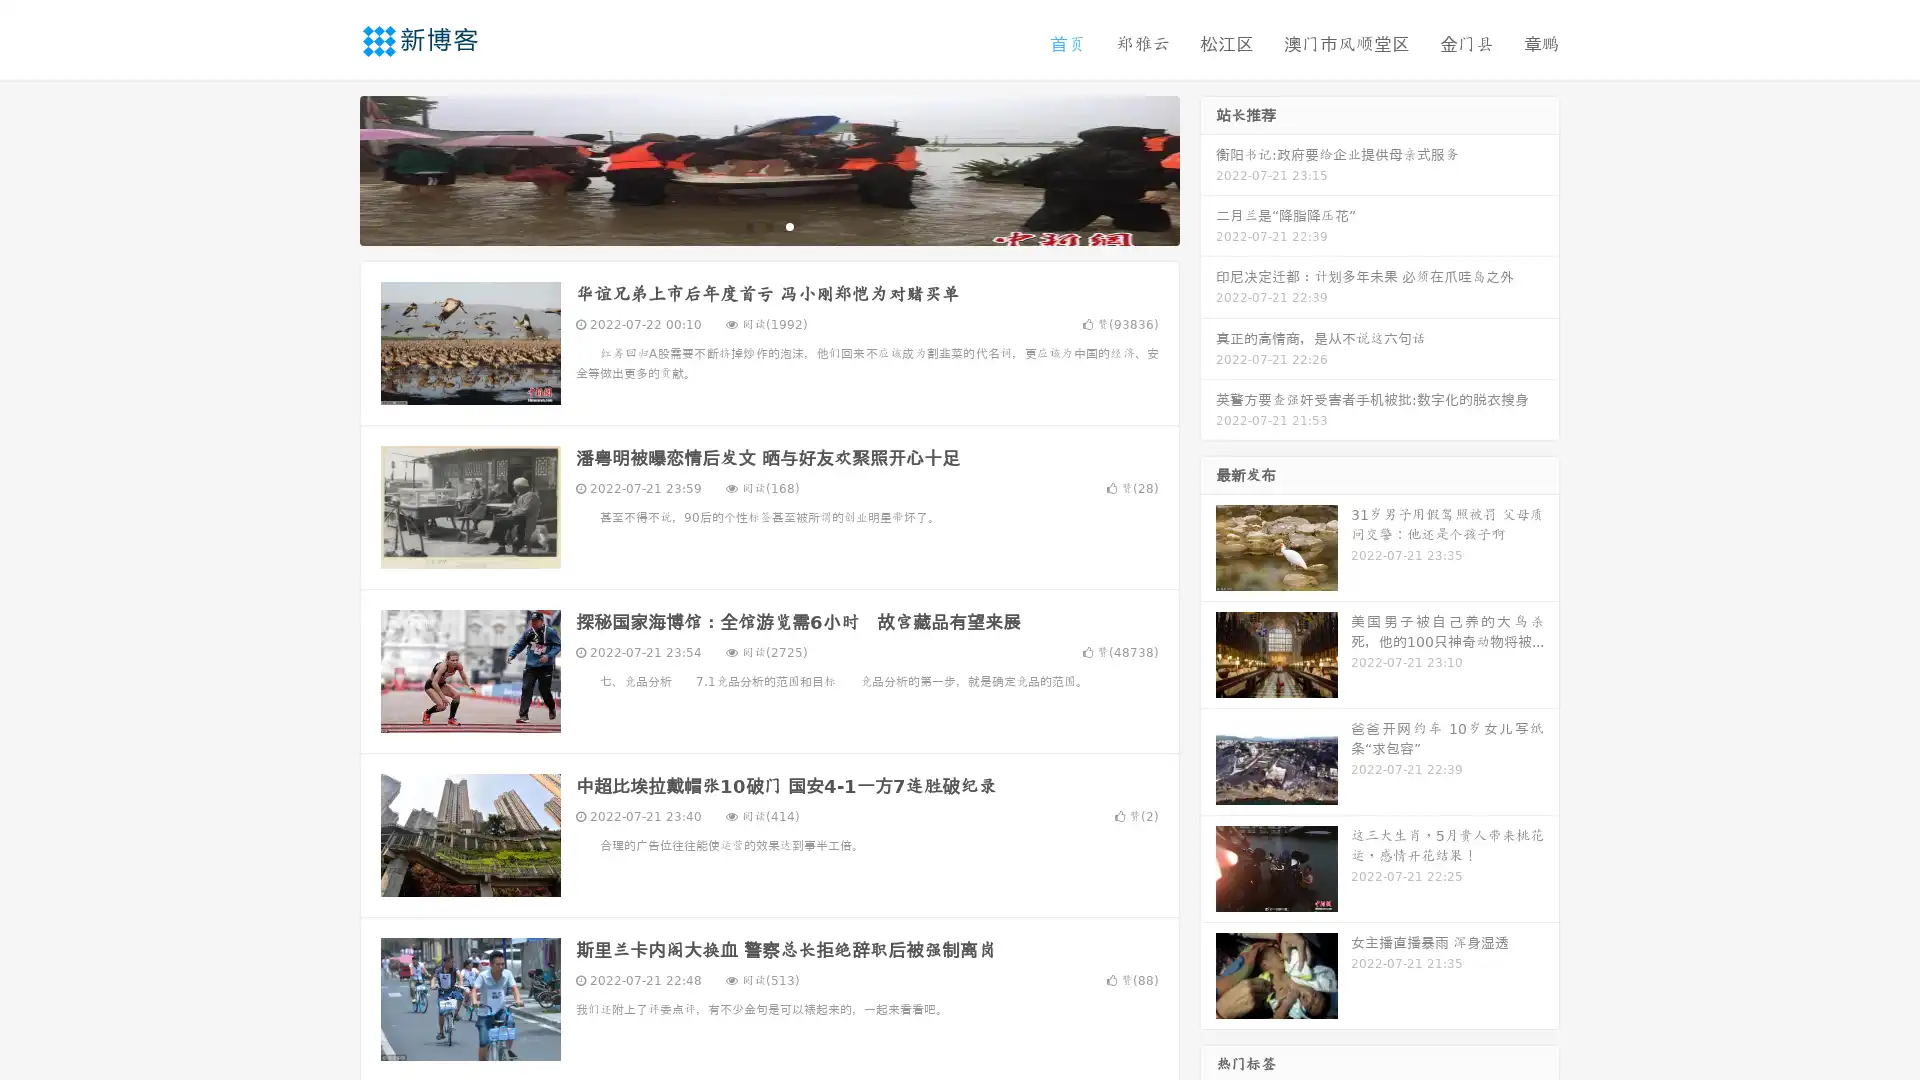 The image size is (1920, 1080). Describe the element at coordinates (789, 225) in the screenshot. I see `Go to slide 3` at that location.